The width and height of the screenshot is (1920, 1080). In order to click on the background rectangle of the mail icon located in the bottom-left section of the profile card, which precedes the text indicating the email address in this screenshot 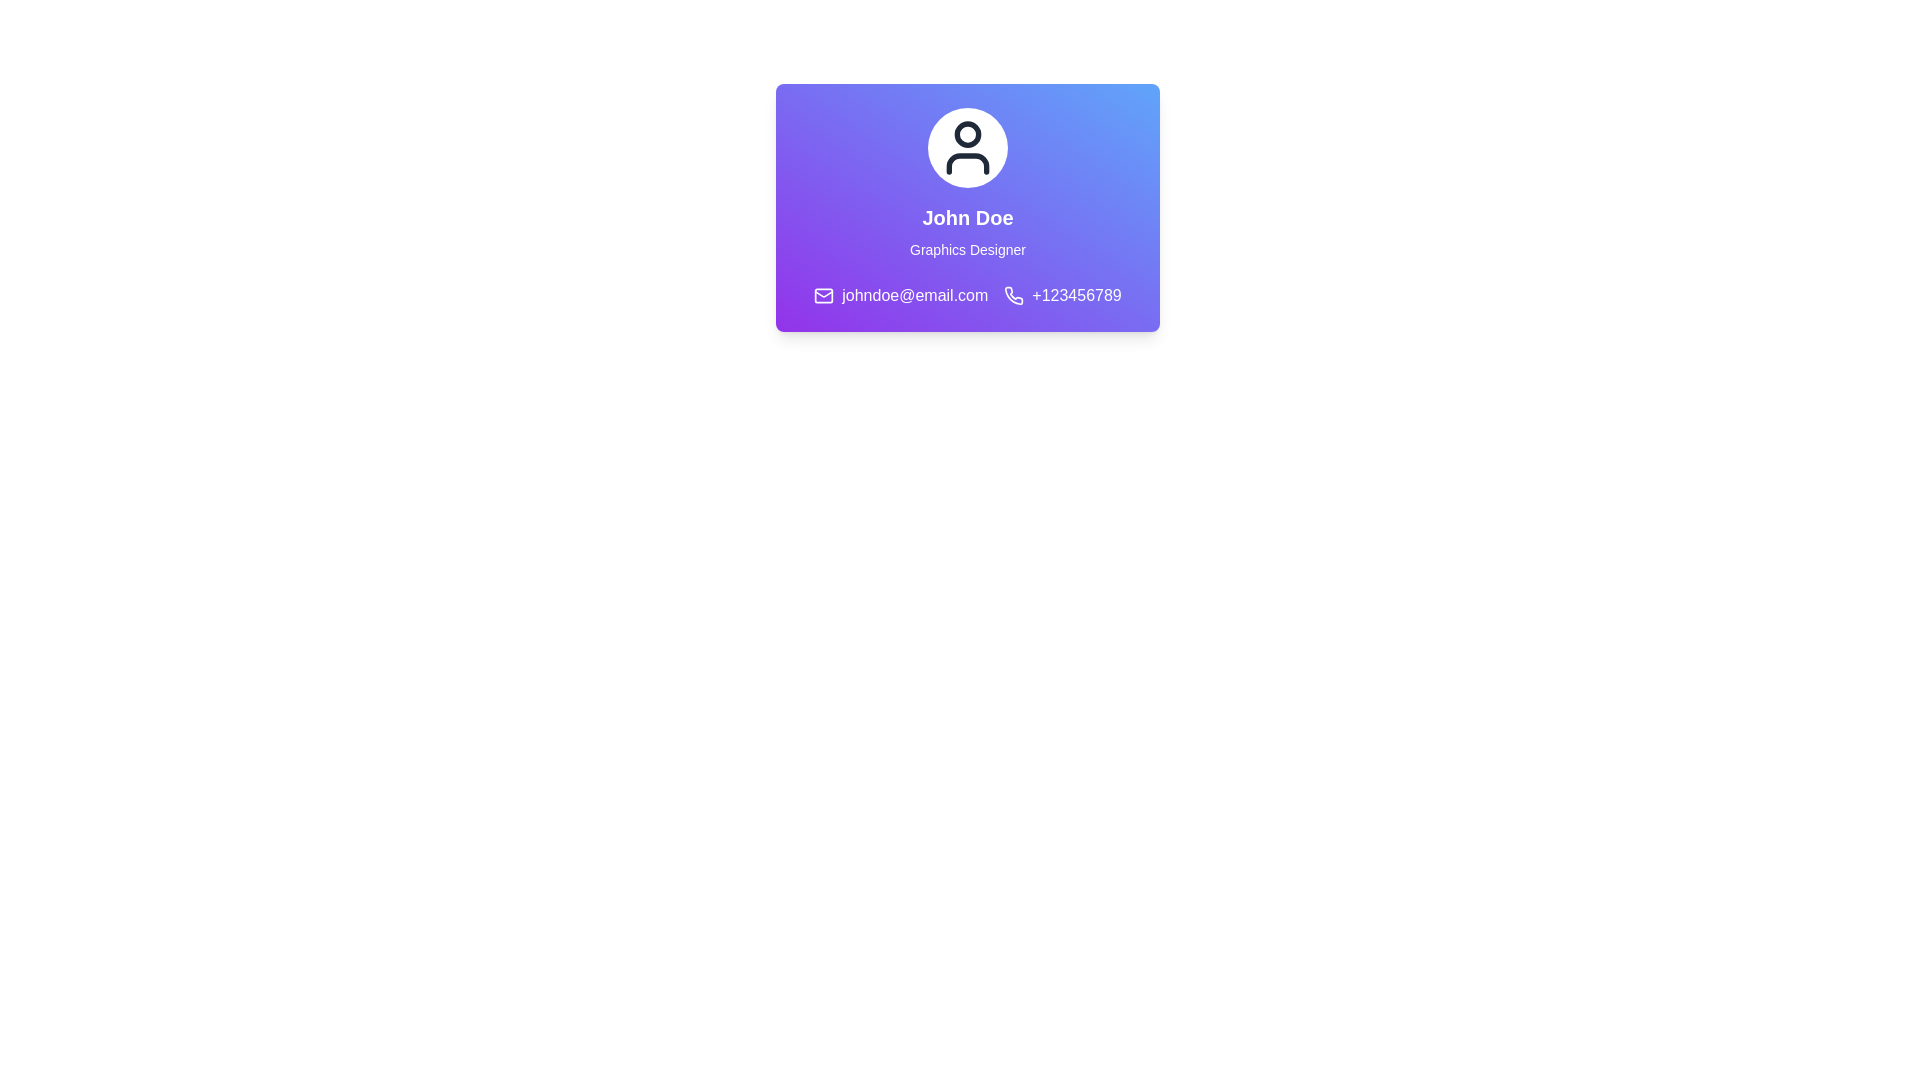, I will do `click(824, 296)`.